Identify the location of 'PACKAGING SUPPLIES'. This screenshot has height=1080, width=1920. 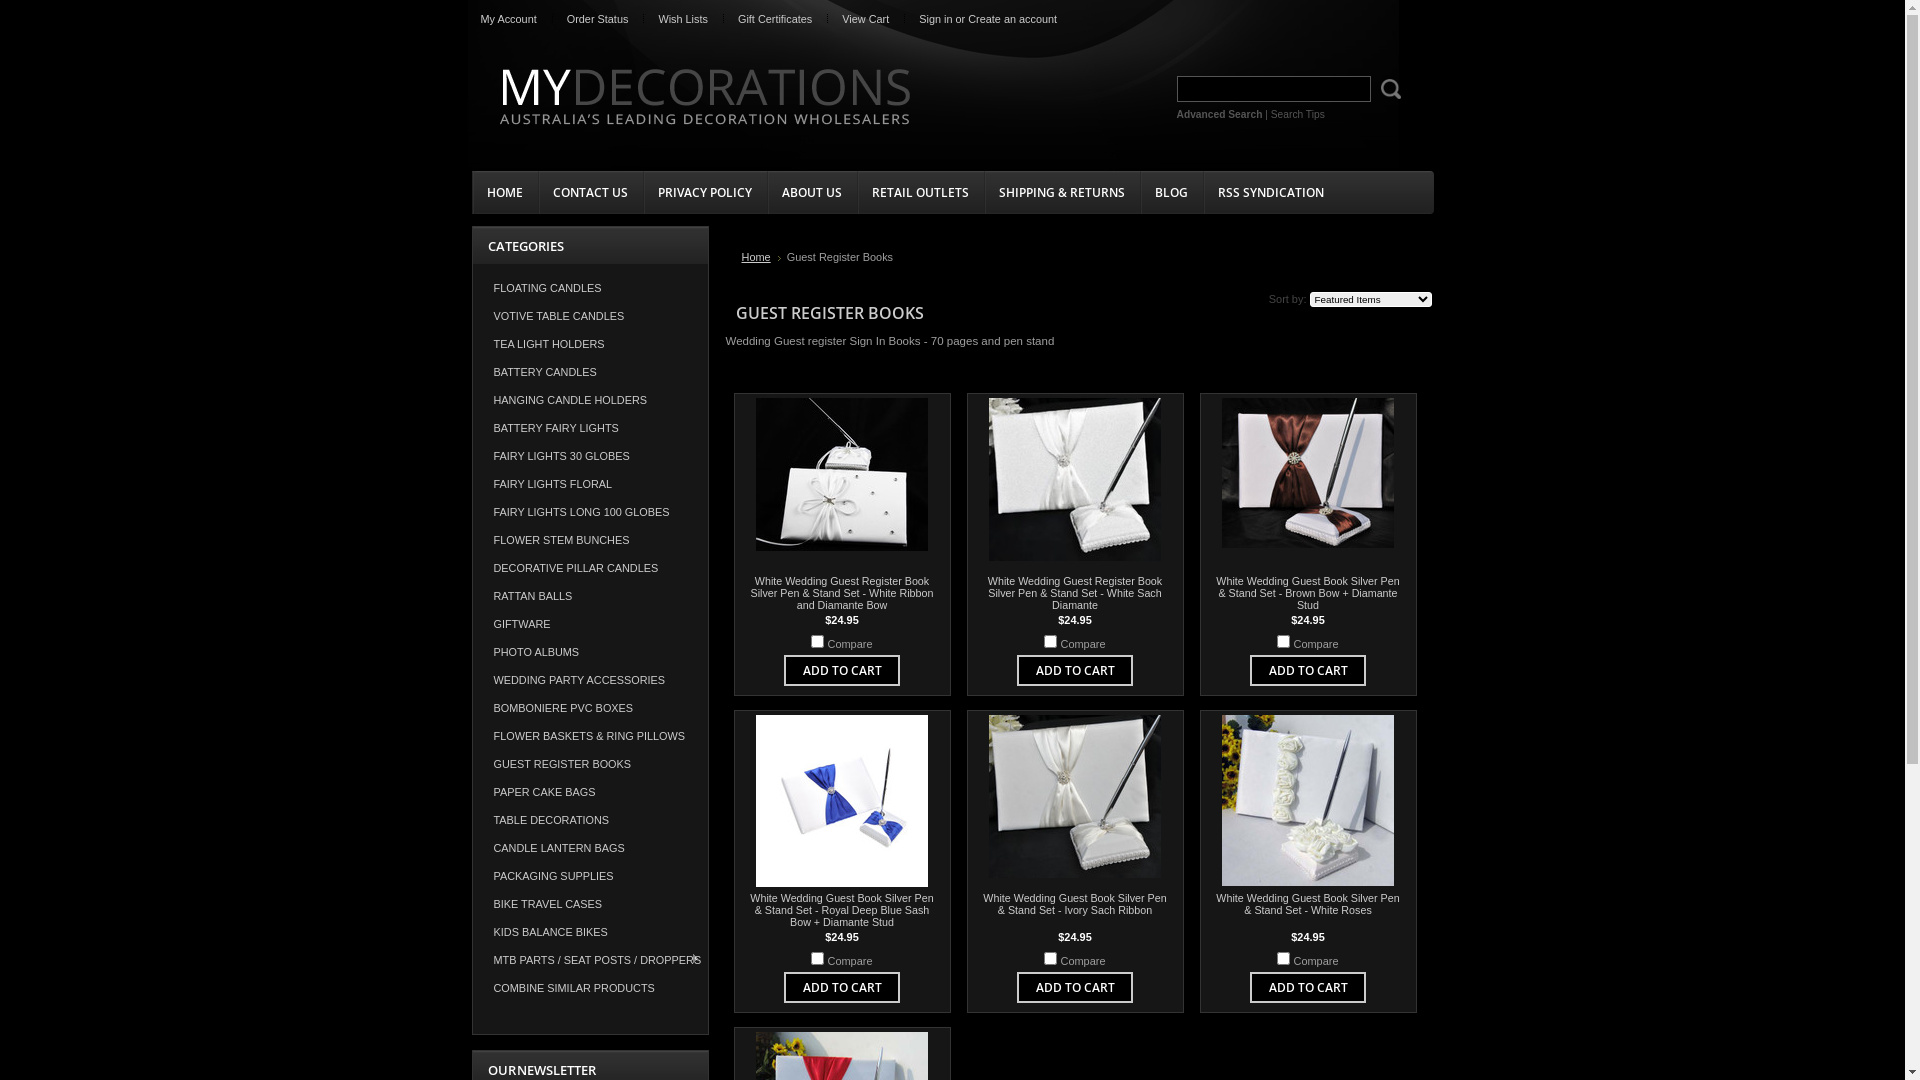
(470, 874).